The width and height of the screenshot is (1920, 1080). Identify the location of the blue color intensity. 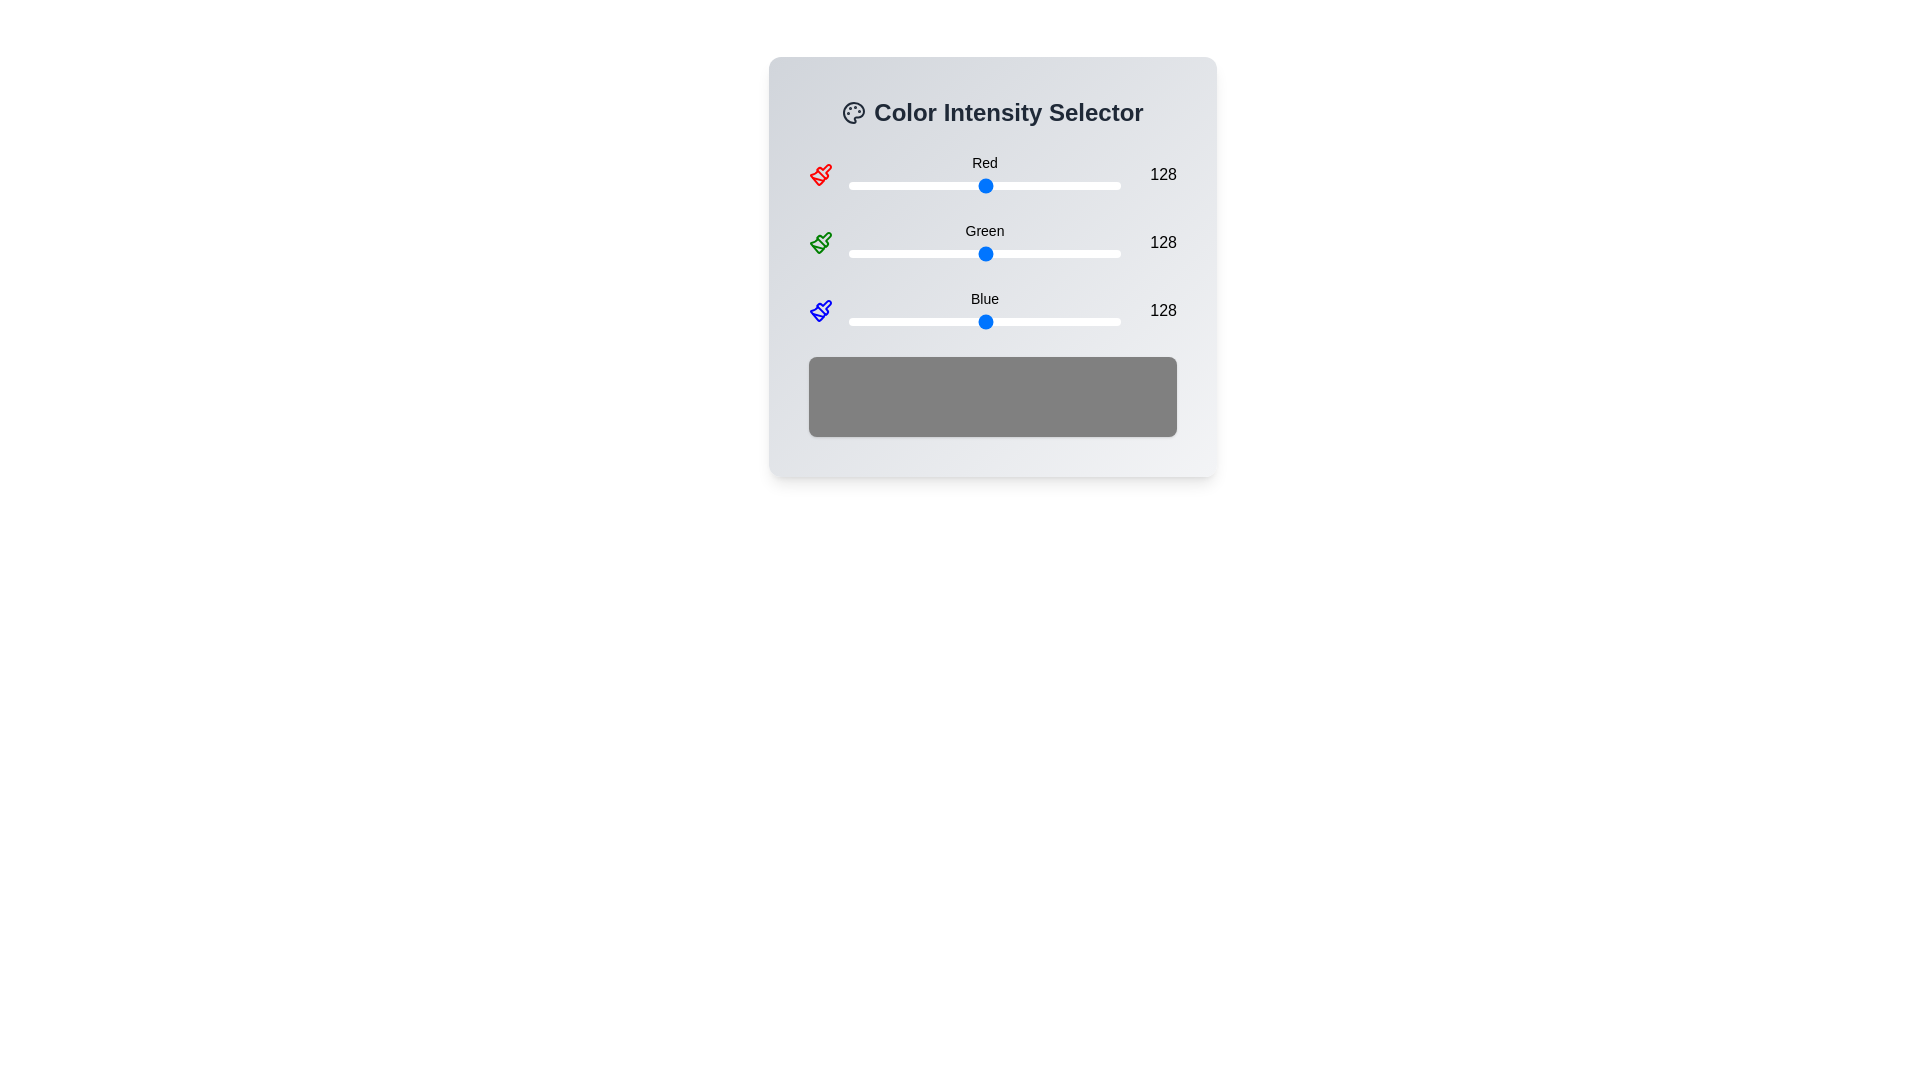
(1059, 320).